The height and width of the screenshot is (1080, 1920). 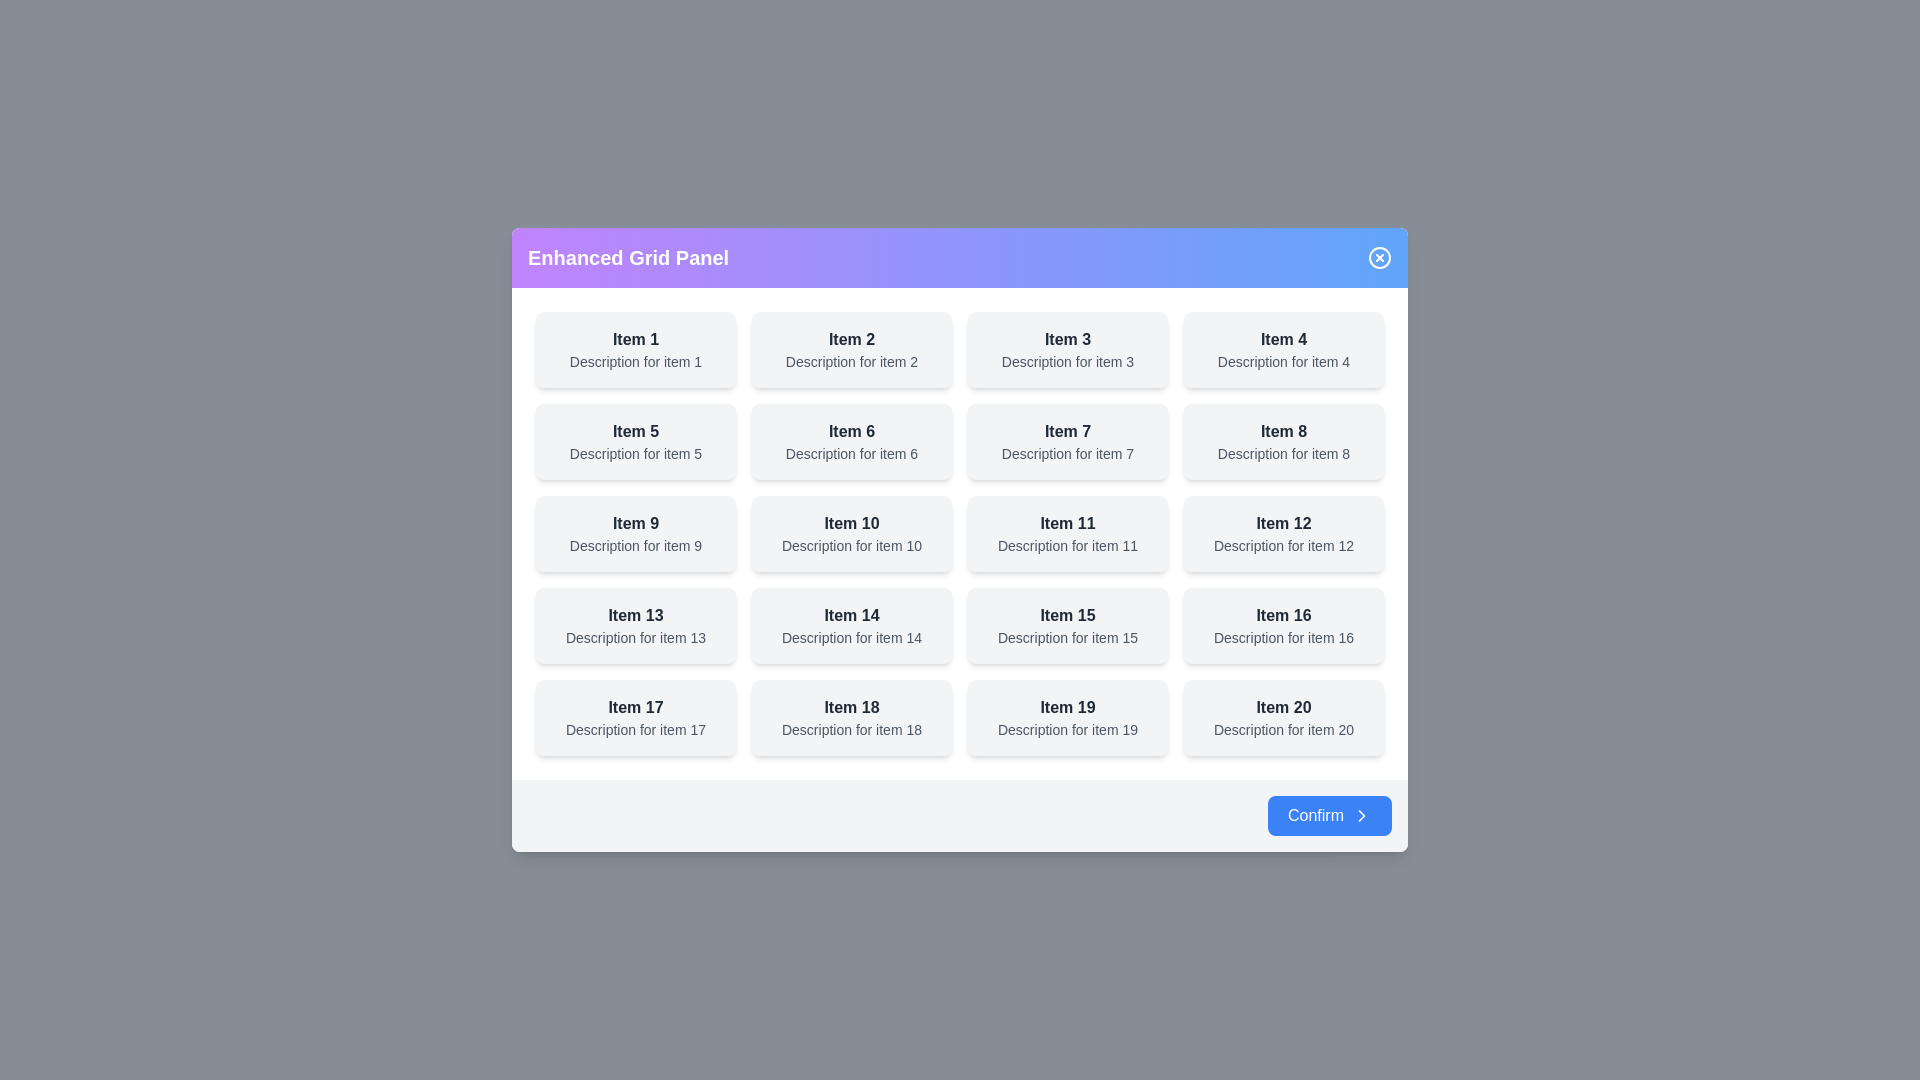 What do you see at coordinates (1379, 257) in the screenshot?
I see `the 'Close' button in the top-right corner of the dialog` at bounding box center [1379, 257].